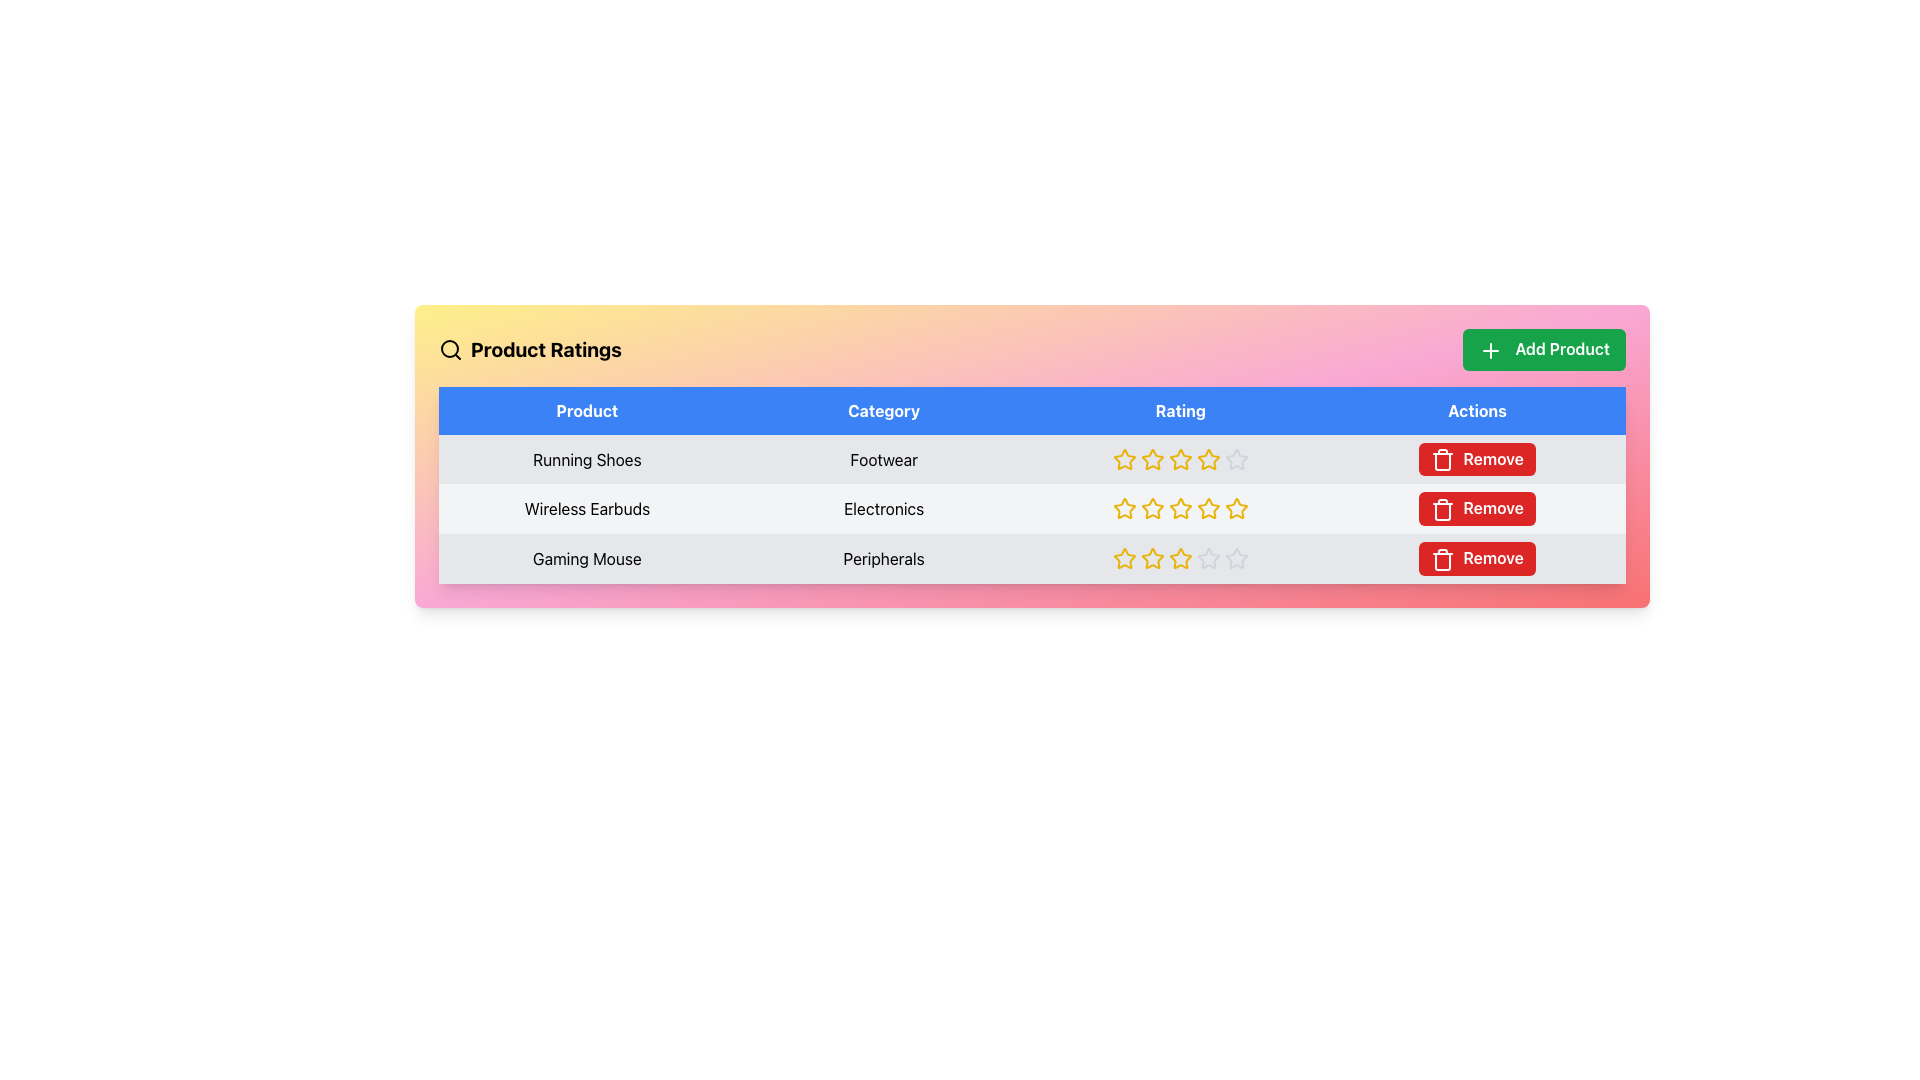 This screenshot has width=1920, height=1080. What do you see at coordinates (1235, 508) in the screenshot?
I see `the fourth rating star icon for the 'Wireless Earbuds' product` at bounding box center [1235, 508].